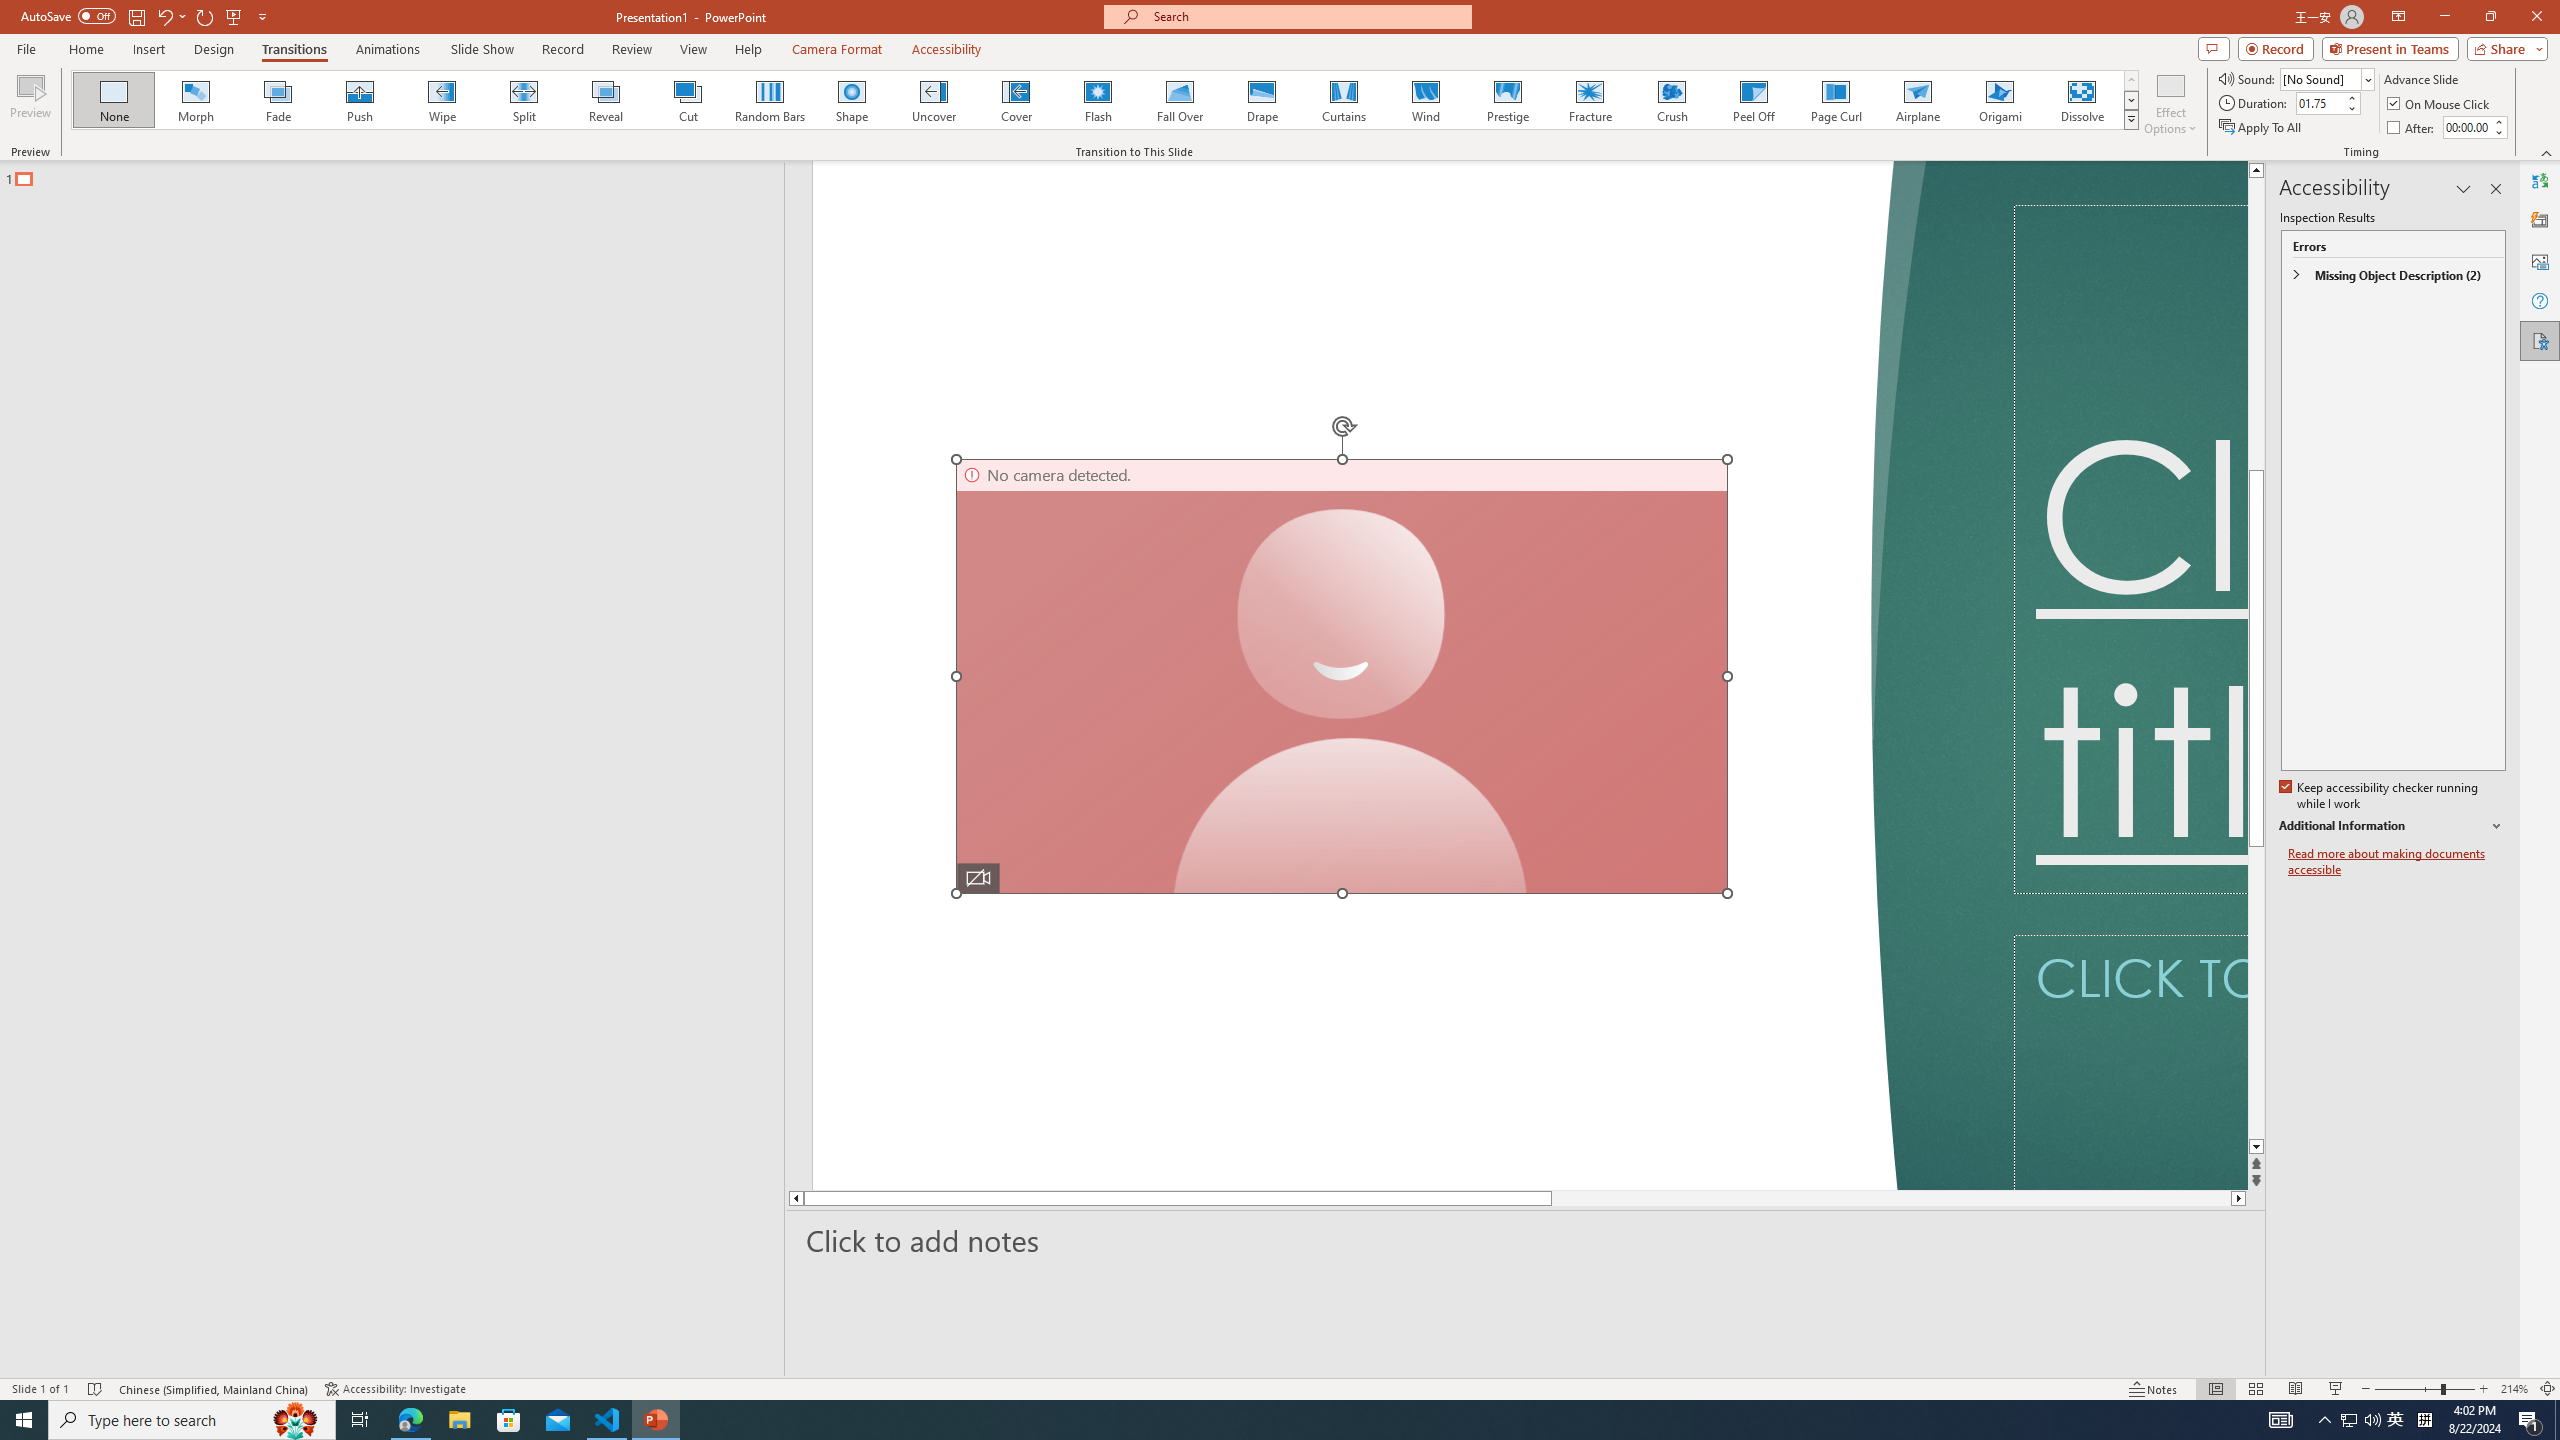  What do you see at coordinates (1834, 99) in the screenshot?
I see `'Page Curl'` at bounding box center [1834, 99].